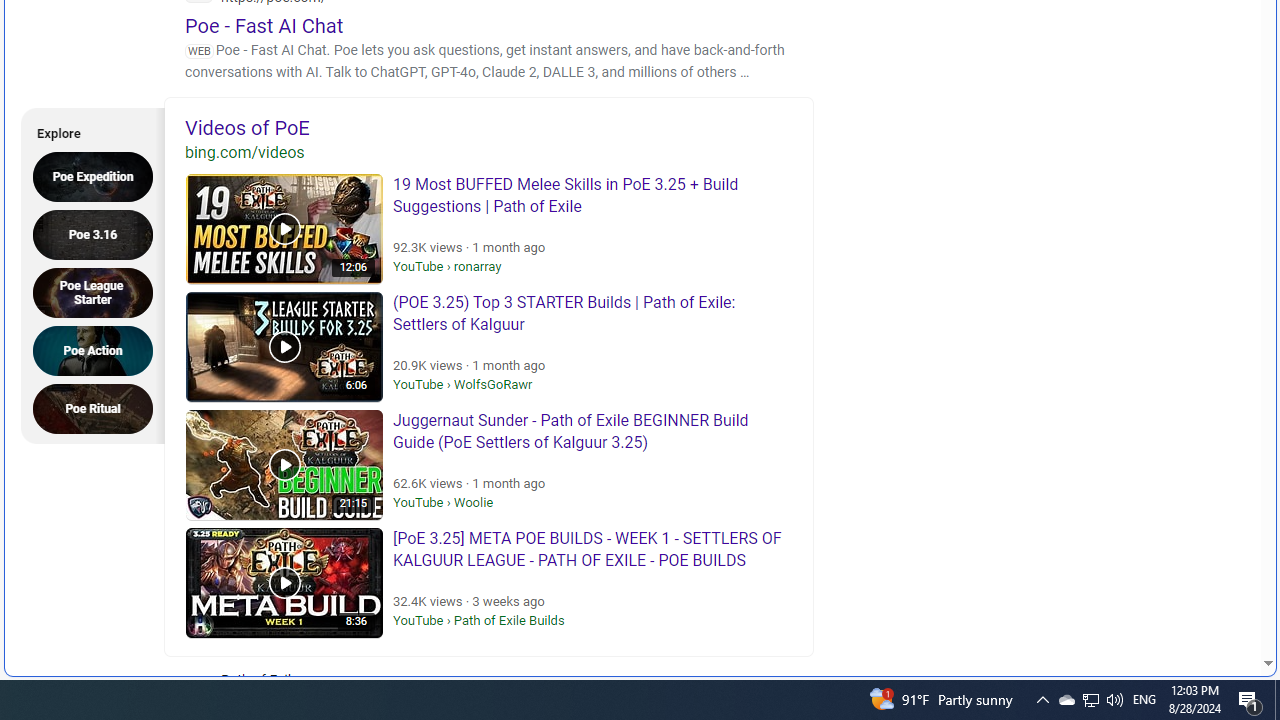  Describe the element at coordinates (263, 25) in the screenshot. I see `'Poe - Fast AI Chat'` at that location.